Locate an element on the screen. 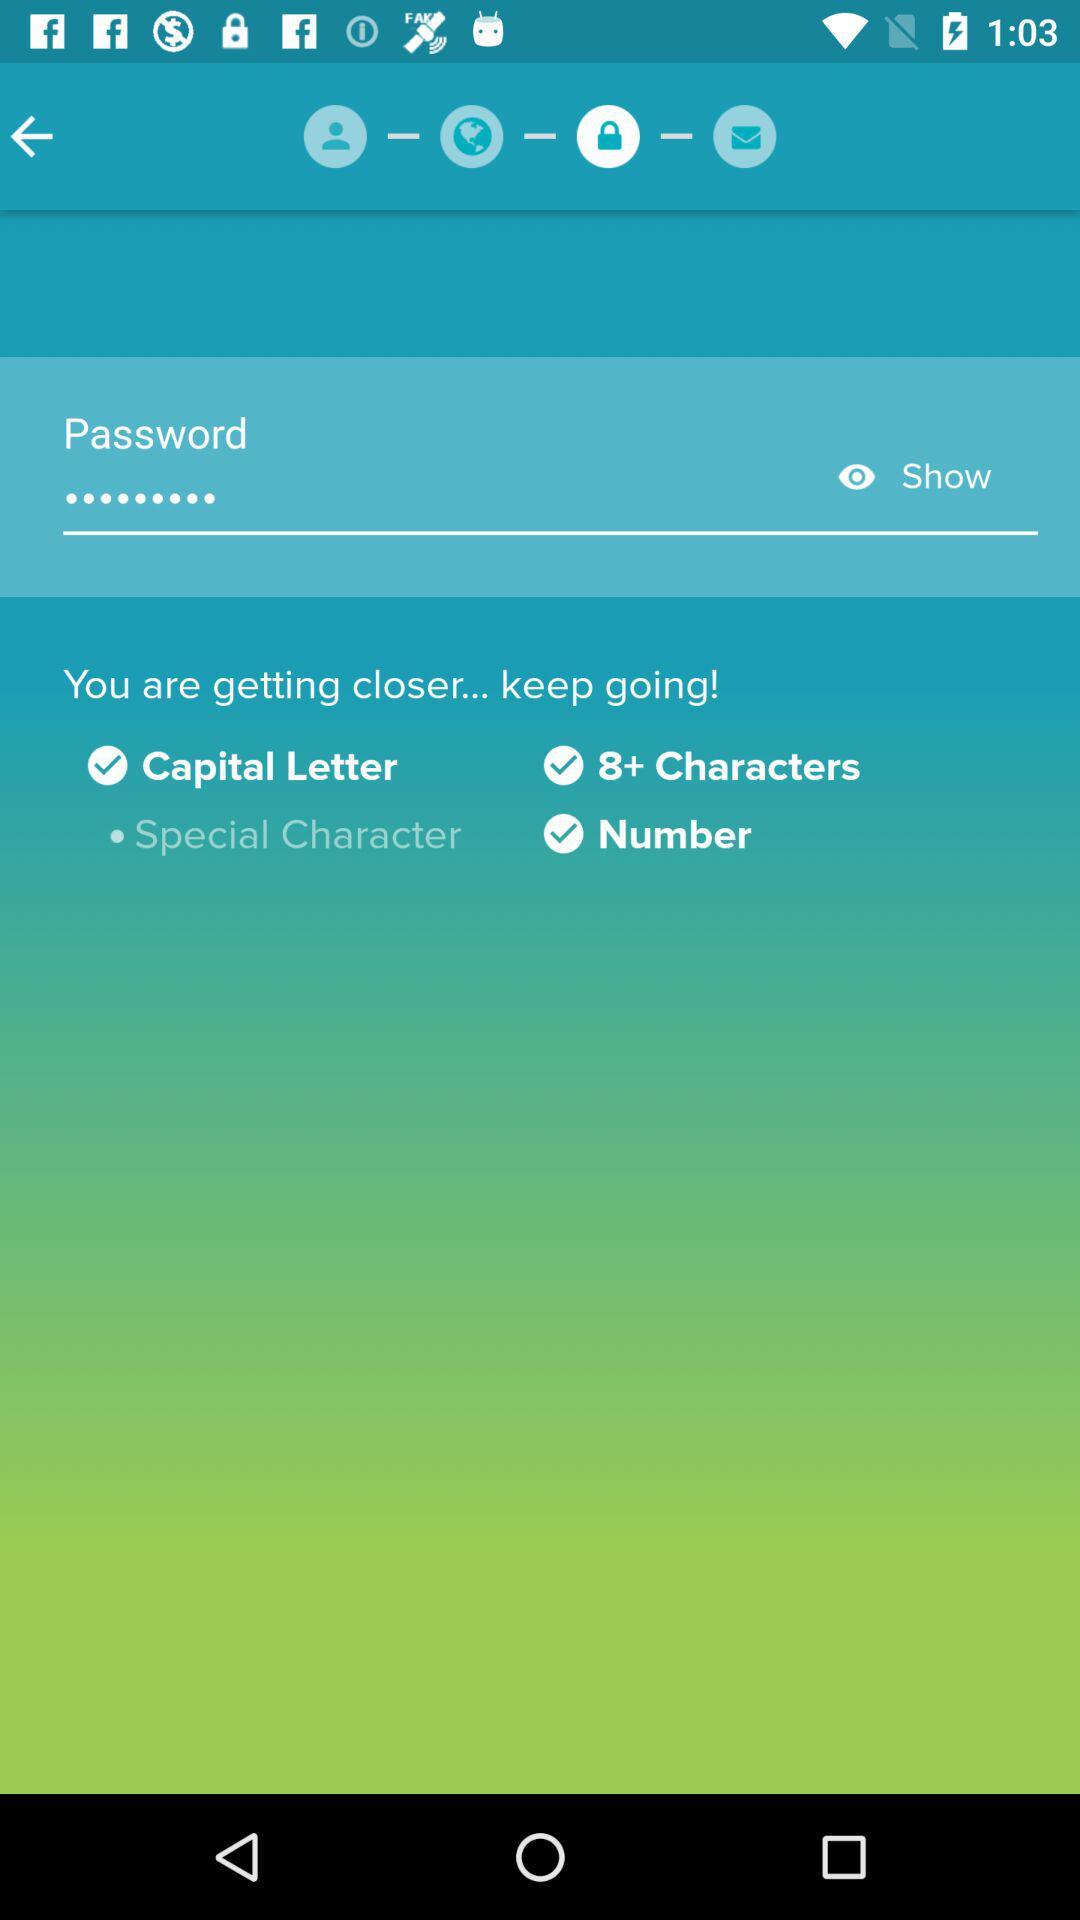 The image size is (1080, 1920). previous is located at coordinates (31, 135).